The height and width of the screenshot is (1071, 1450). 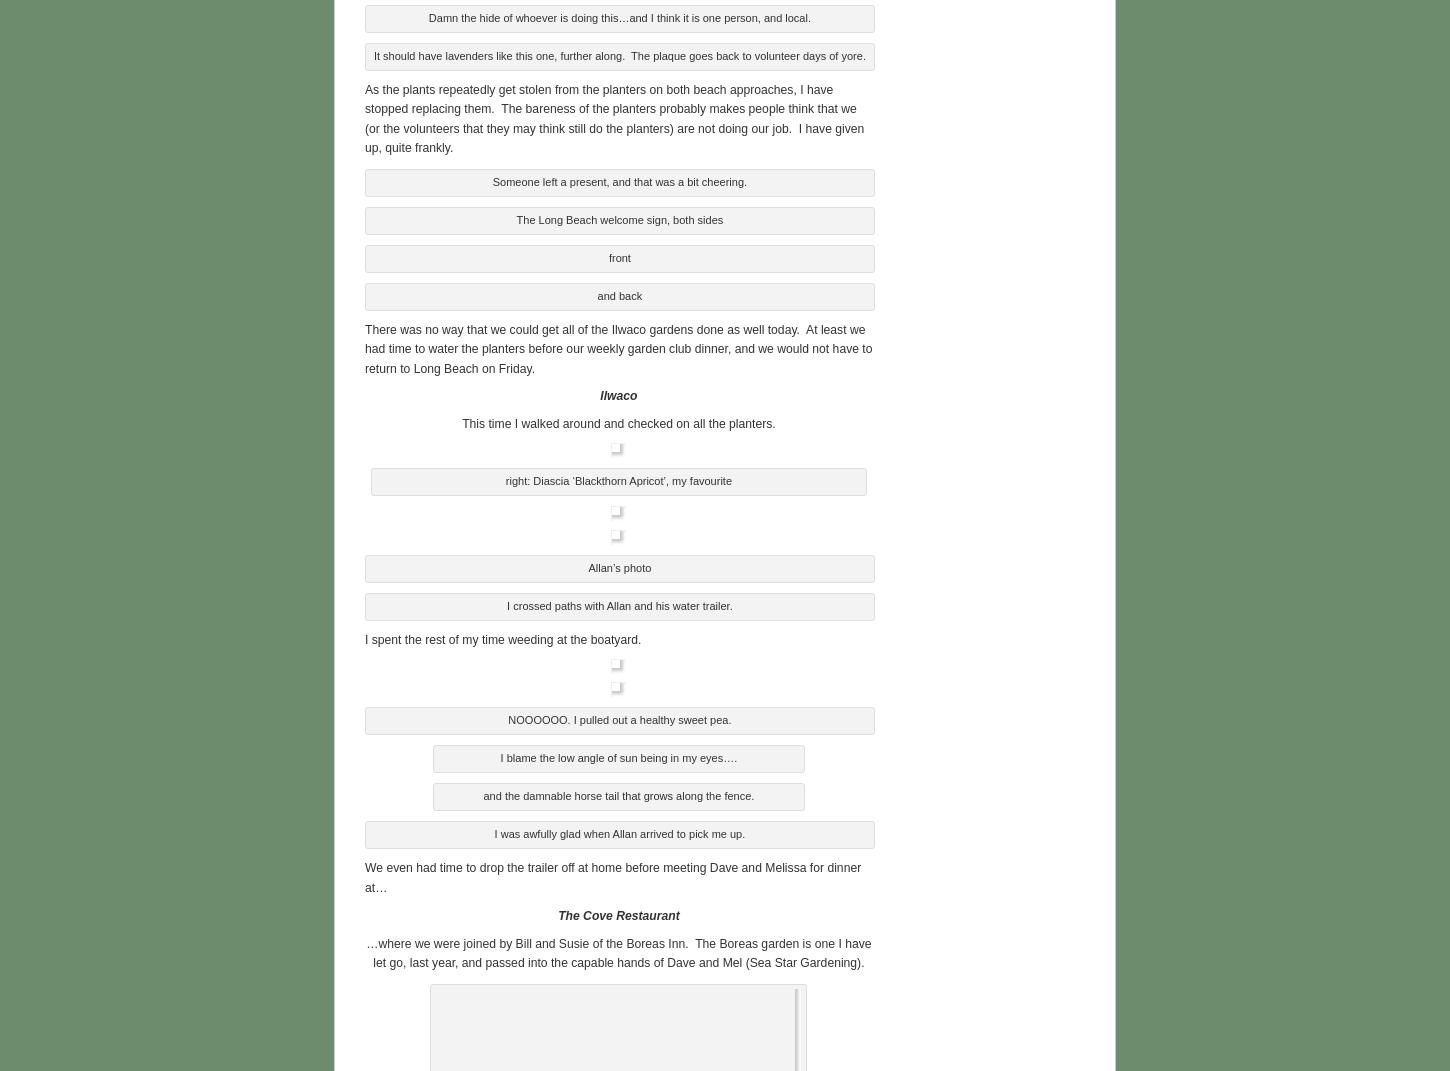 What do you see at coordinates (364, 950) in the screenshot?
I see `'…where we were joined by Bill and Susie of the Boreas Inn.  The Boreas garden is one I have let go, last year, and passed into the capable hands of Dave and Mel (Sea Star Gardening).'` at bounding box center [364, 950].